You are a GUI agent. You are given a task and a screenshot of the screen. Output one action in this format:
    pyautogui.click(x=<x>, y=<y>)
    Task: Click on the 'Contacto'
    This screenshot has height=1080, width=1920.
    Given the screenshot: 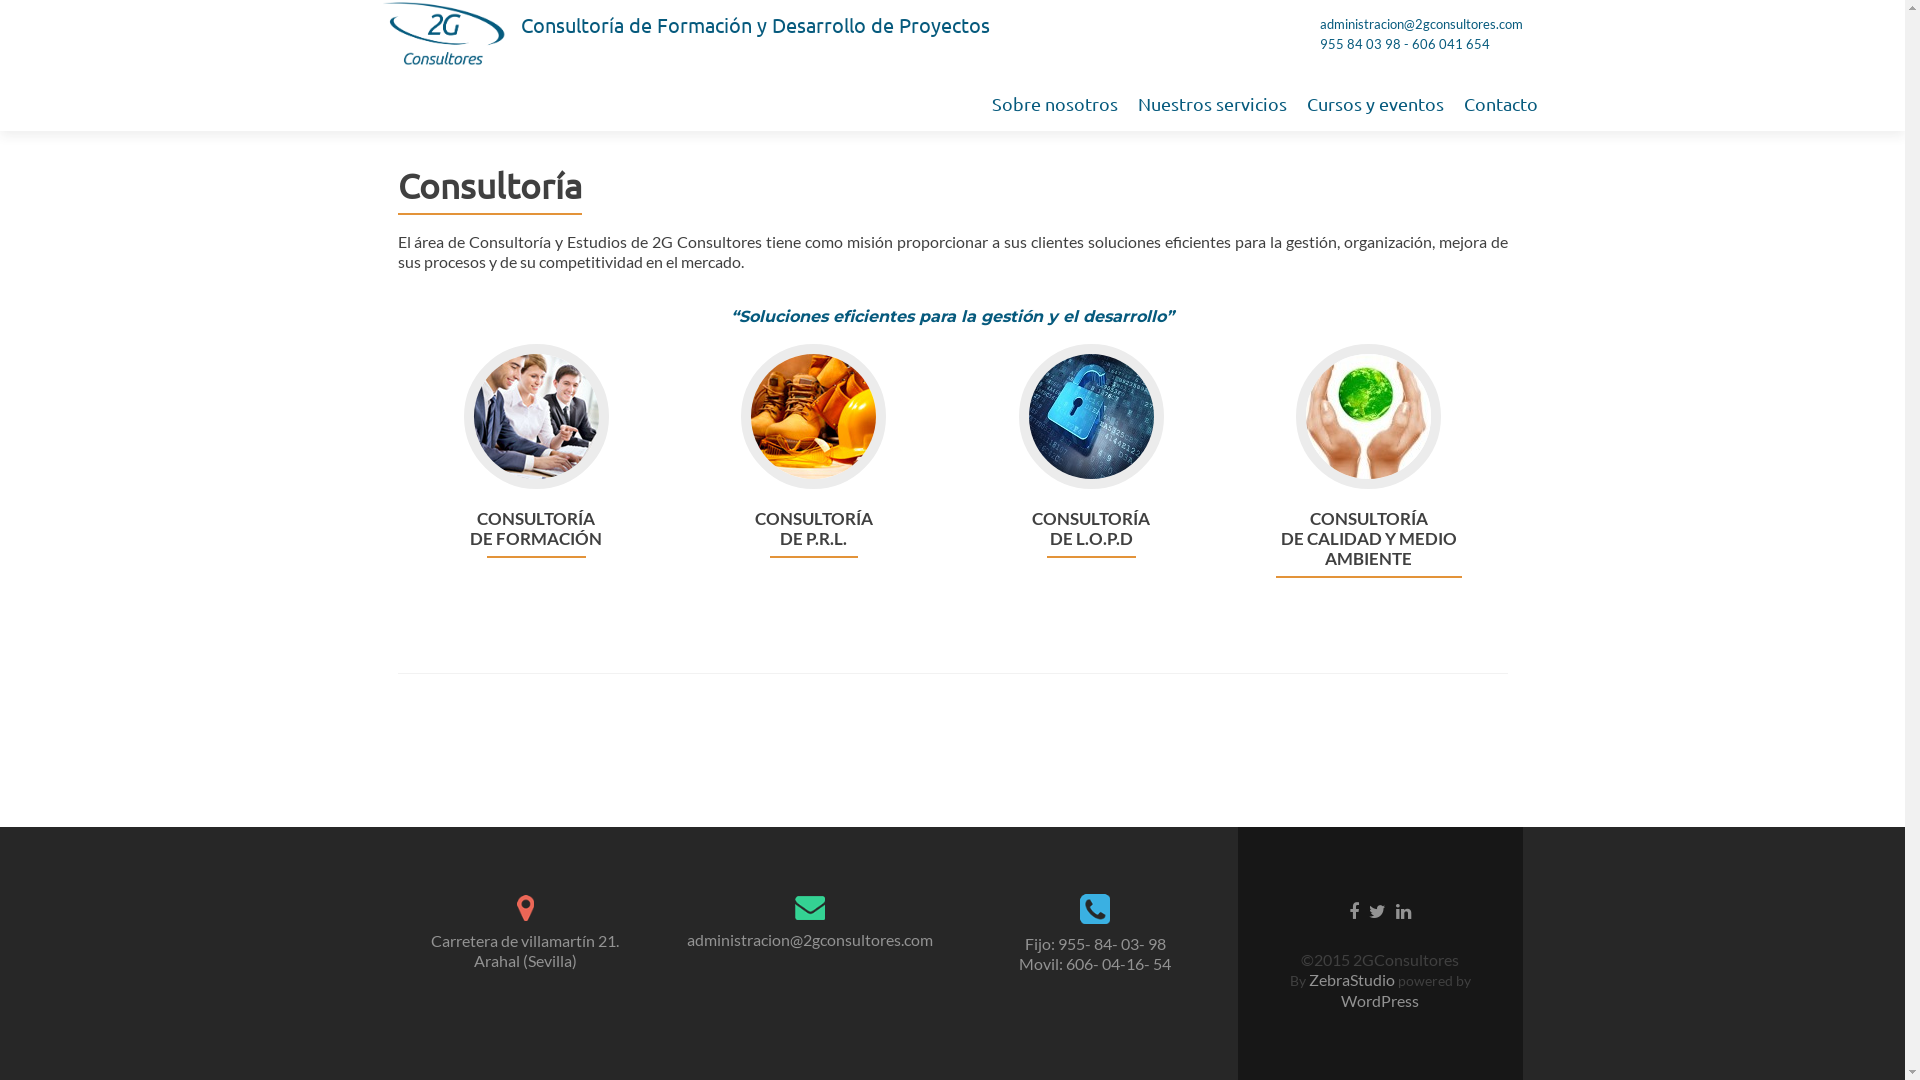 What is the action you would take?
    pyautogui.click(x=1501, y=103)
    